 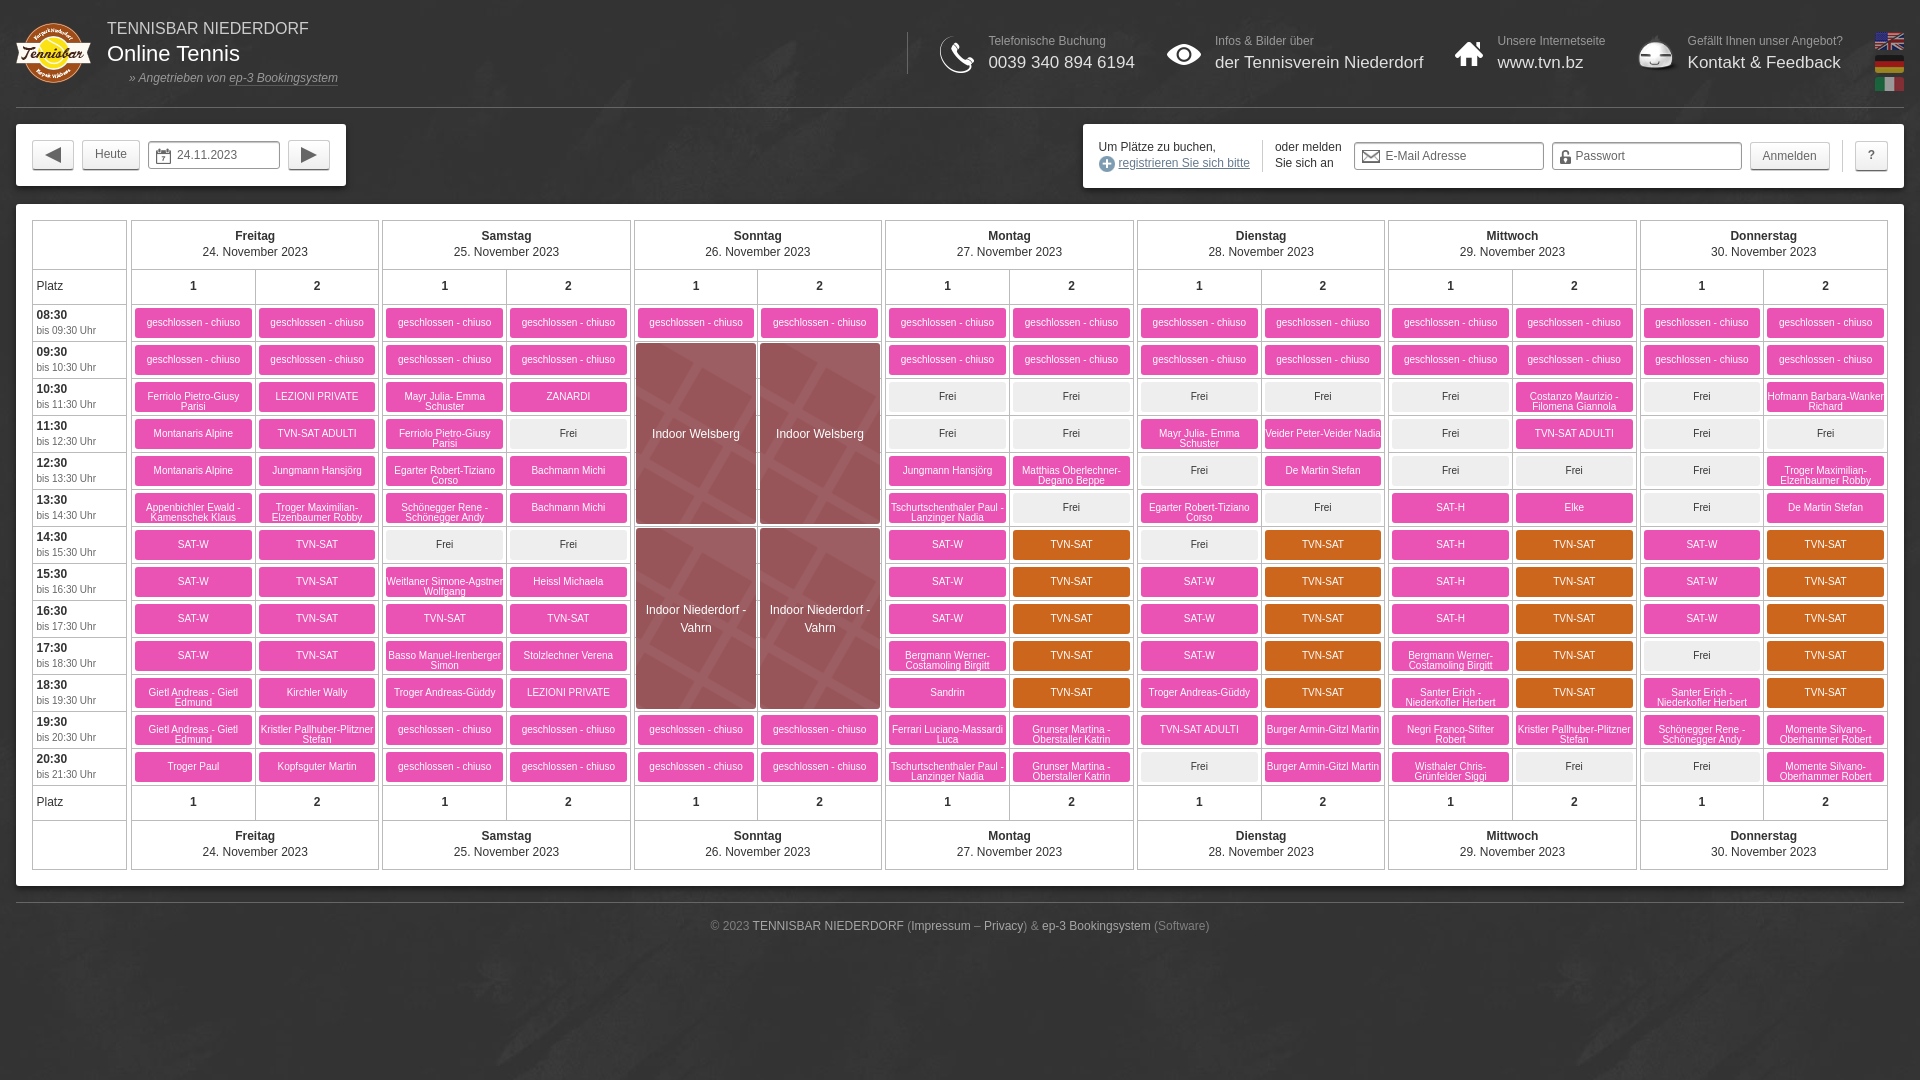 What do you see at coordinates (1825, 729) in the screenshot?
I see `'Momente Silvano-Oberhammer Robert'` at bounding box center [1825, 729].